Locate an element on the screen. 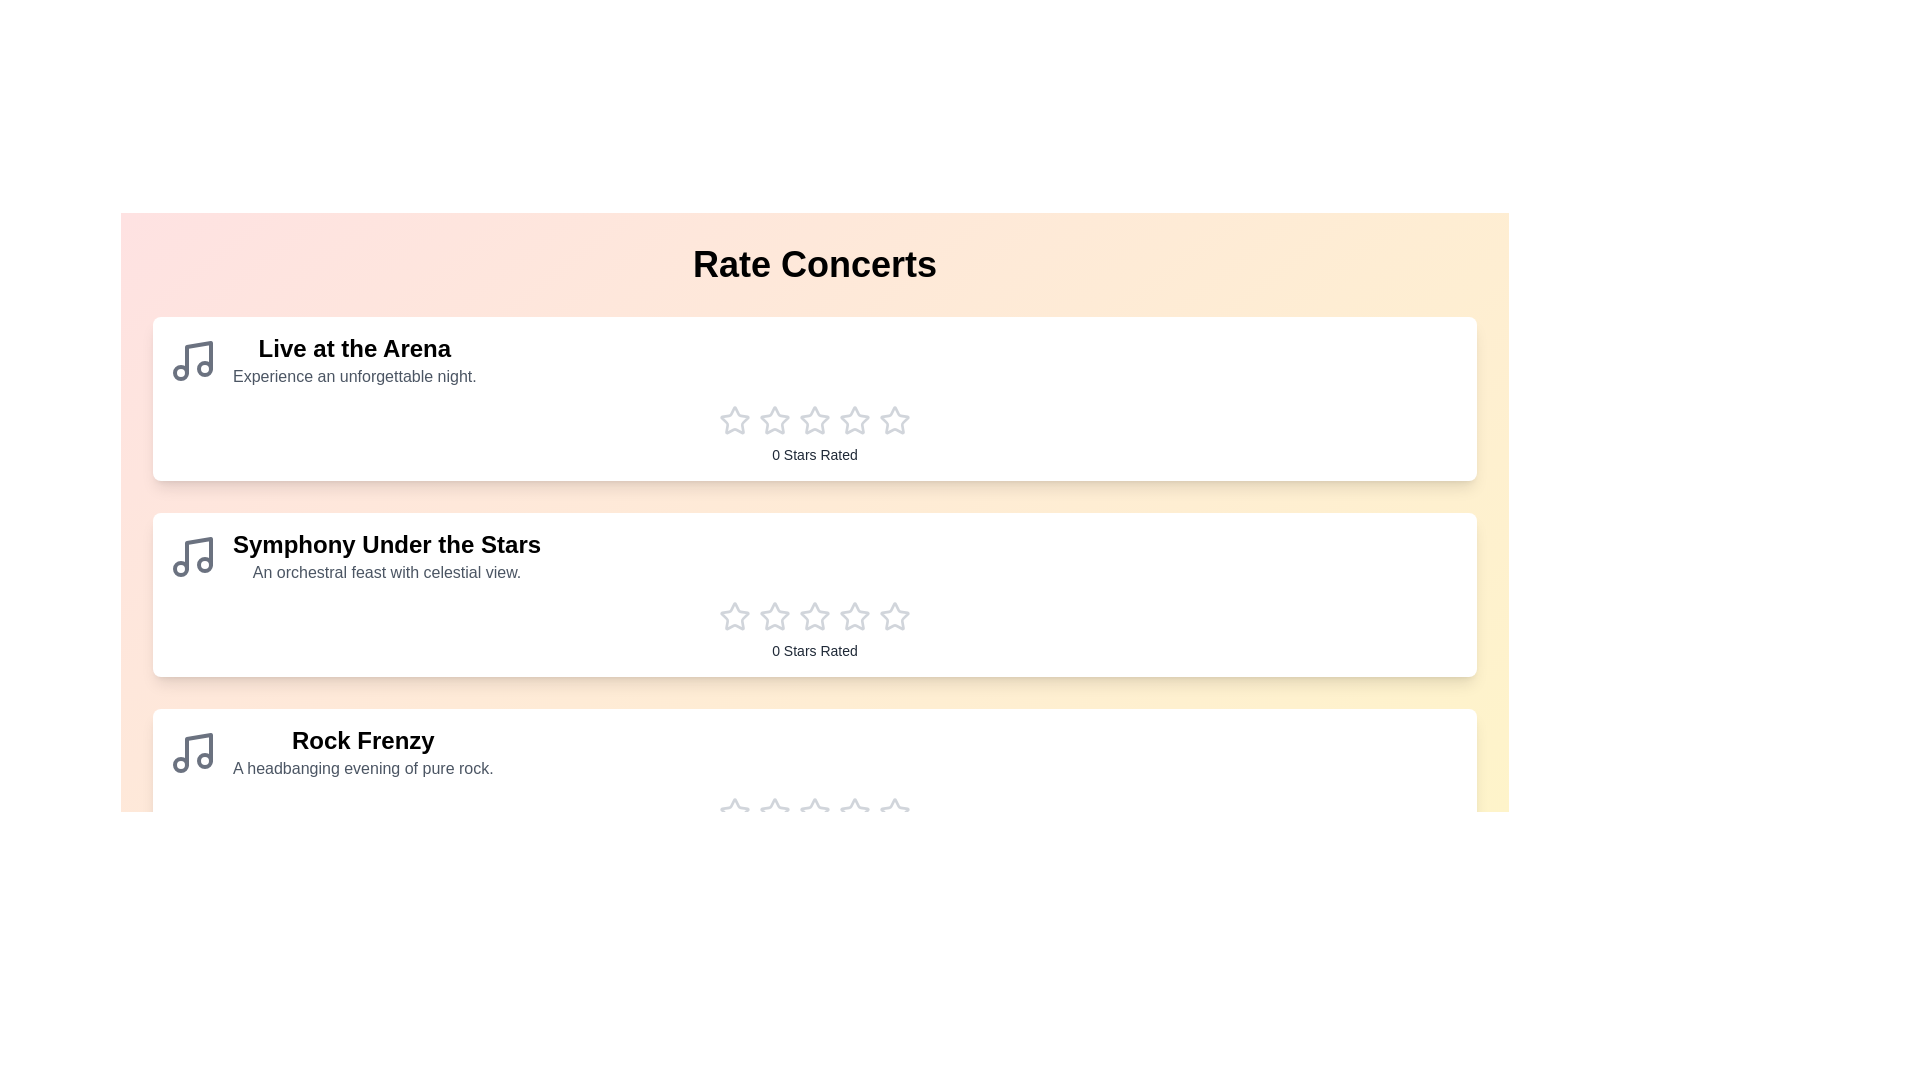  the star corresponding to the rating 1 for the concert Rock Frenzy is located at coordinates (733, 813).